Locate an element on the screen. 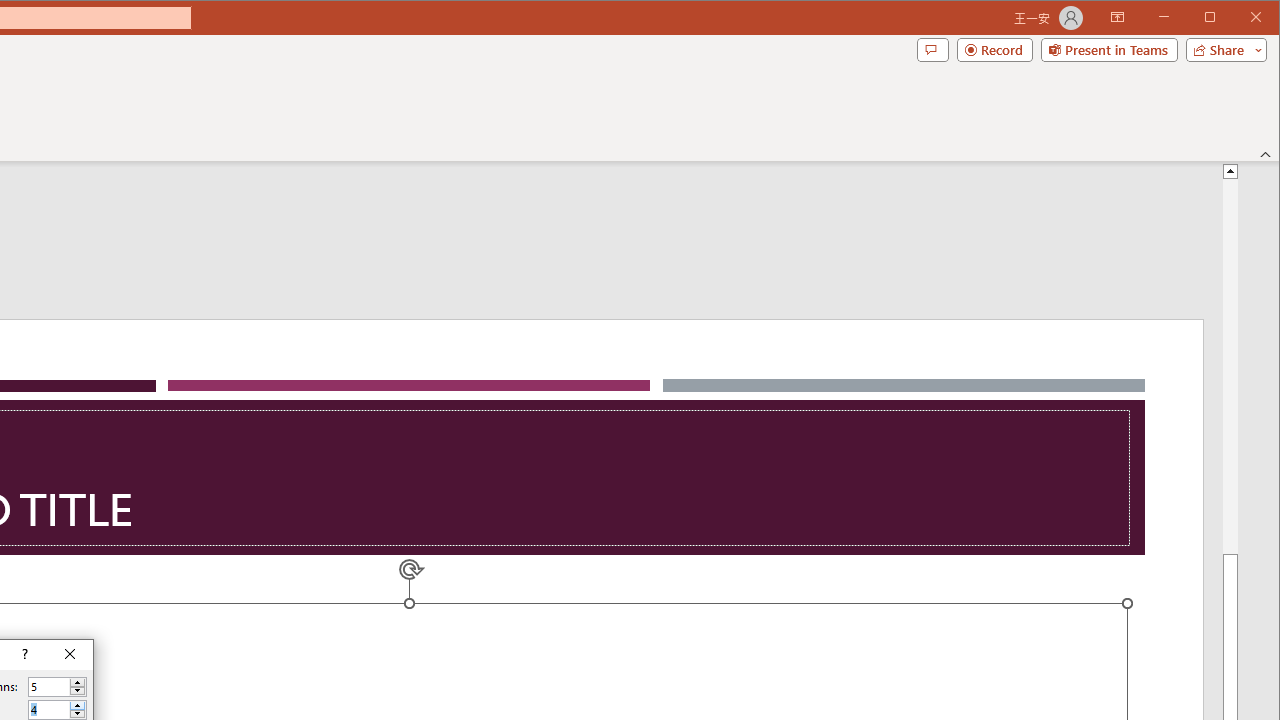 This screenshot has height=720, width=1280. 'Number of rows' is located at coordinates (57, 708).